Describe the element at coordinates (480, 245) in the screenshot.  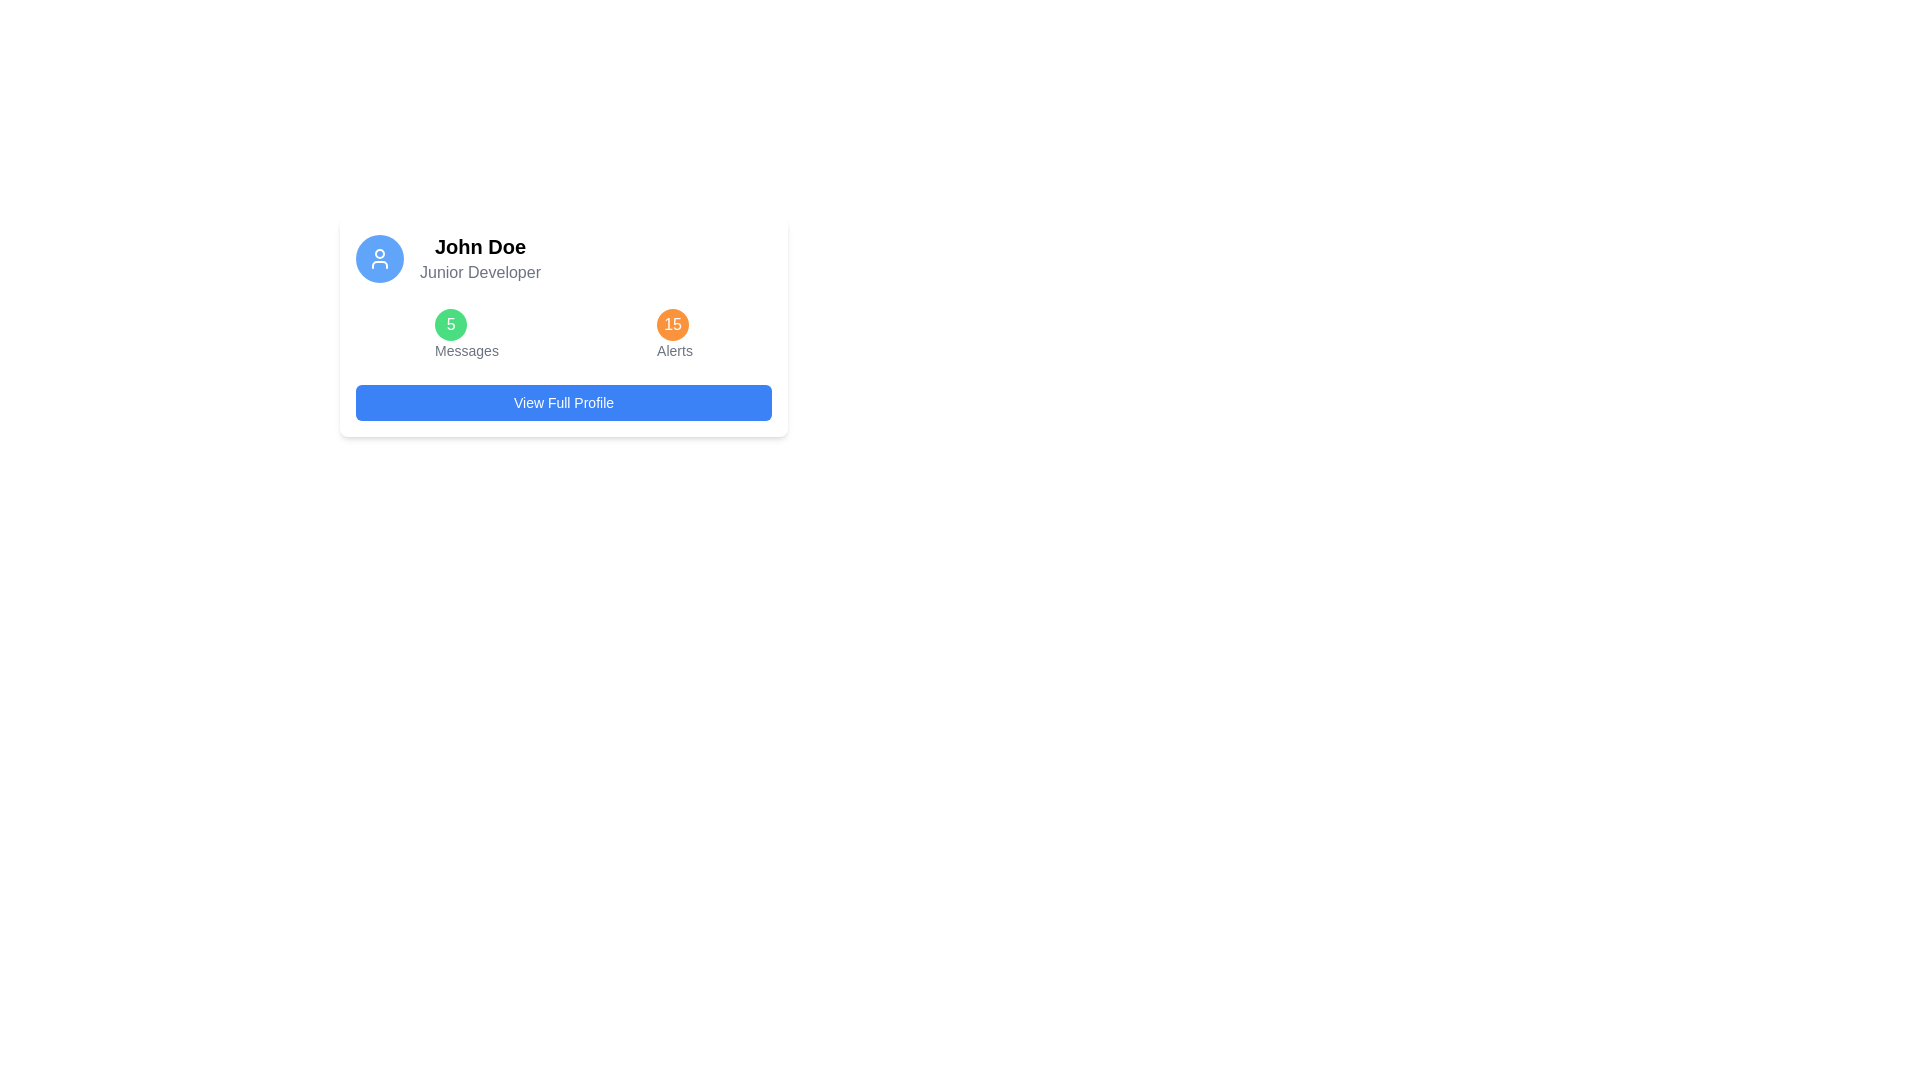
I see `the text label displaying the user's name, which is positioned above the job title 'Junior Developer' within the main card structure` at that location.